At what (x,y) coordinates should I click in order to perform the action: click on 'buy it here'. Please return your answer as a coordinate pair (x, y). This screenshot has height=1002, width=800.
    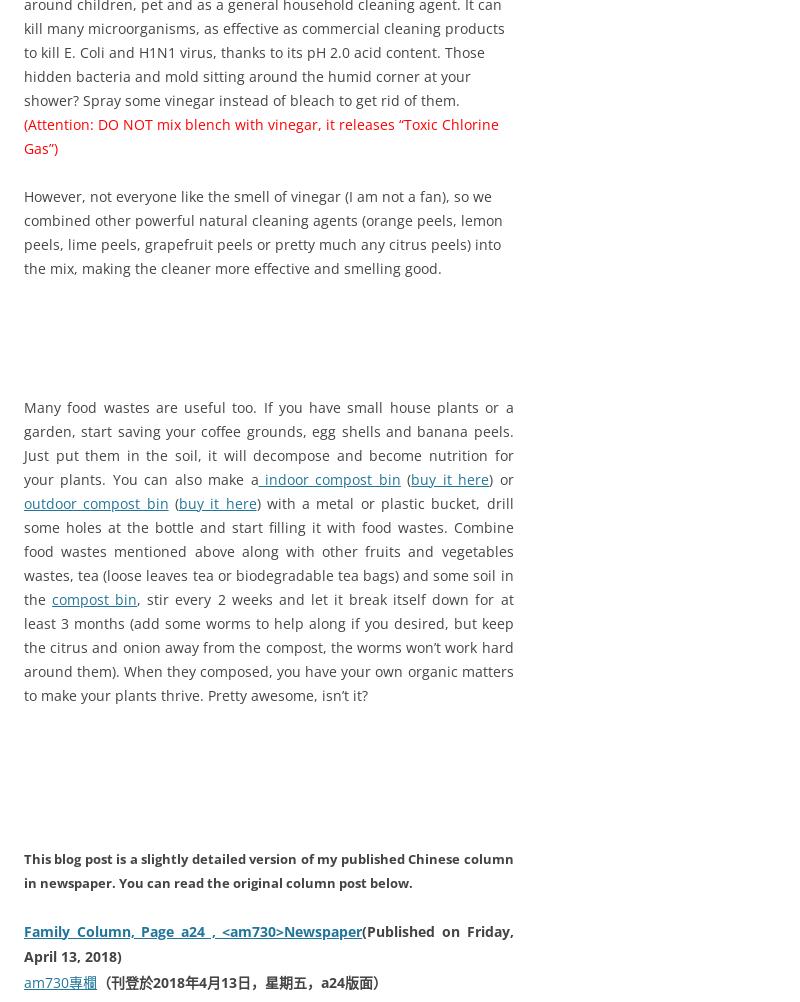
    Looking at the image, I should click on (216, 502).